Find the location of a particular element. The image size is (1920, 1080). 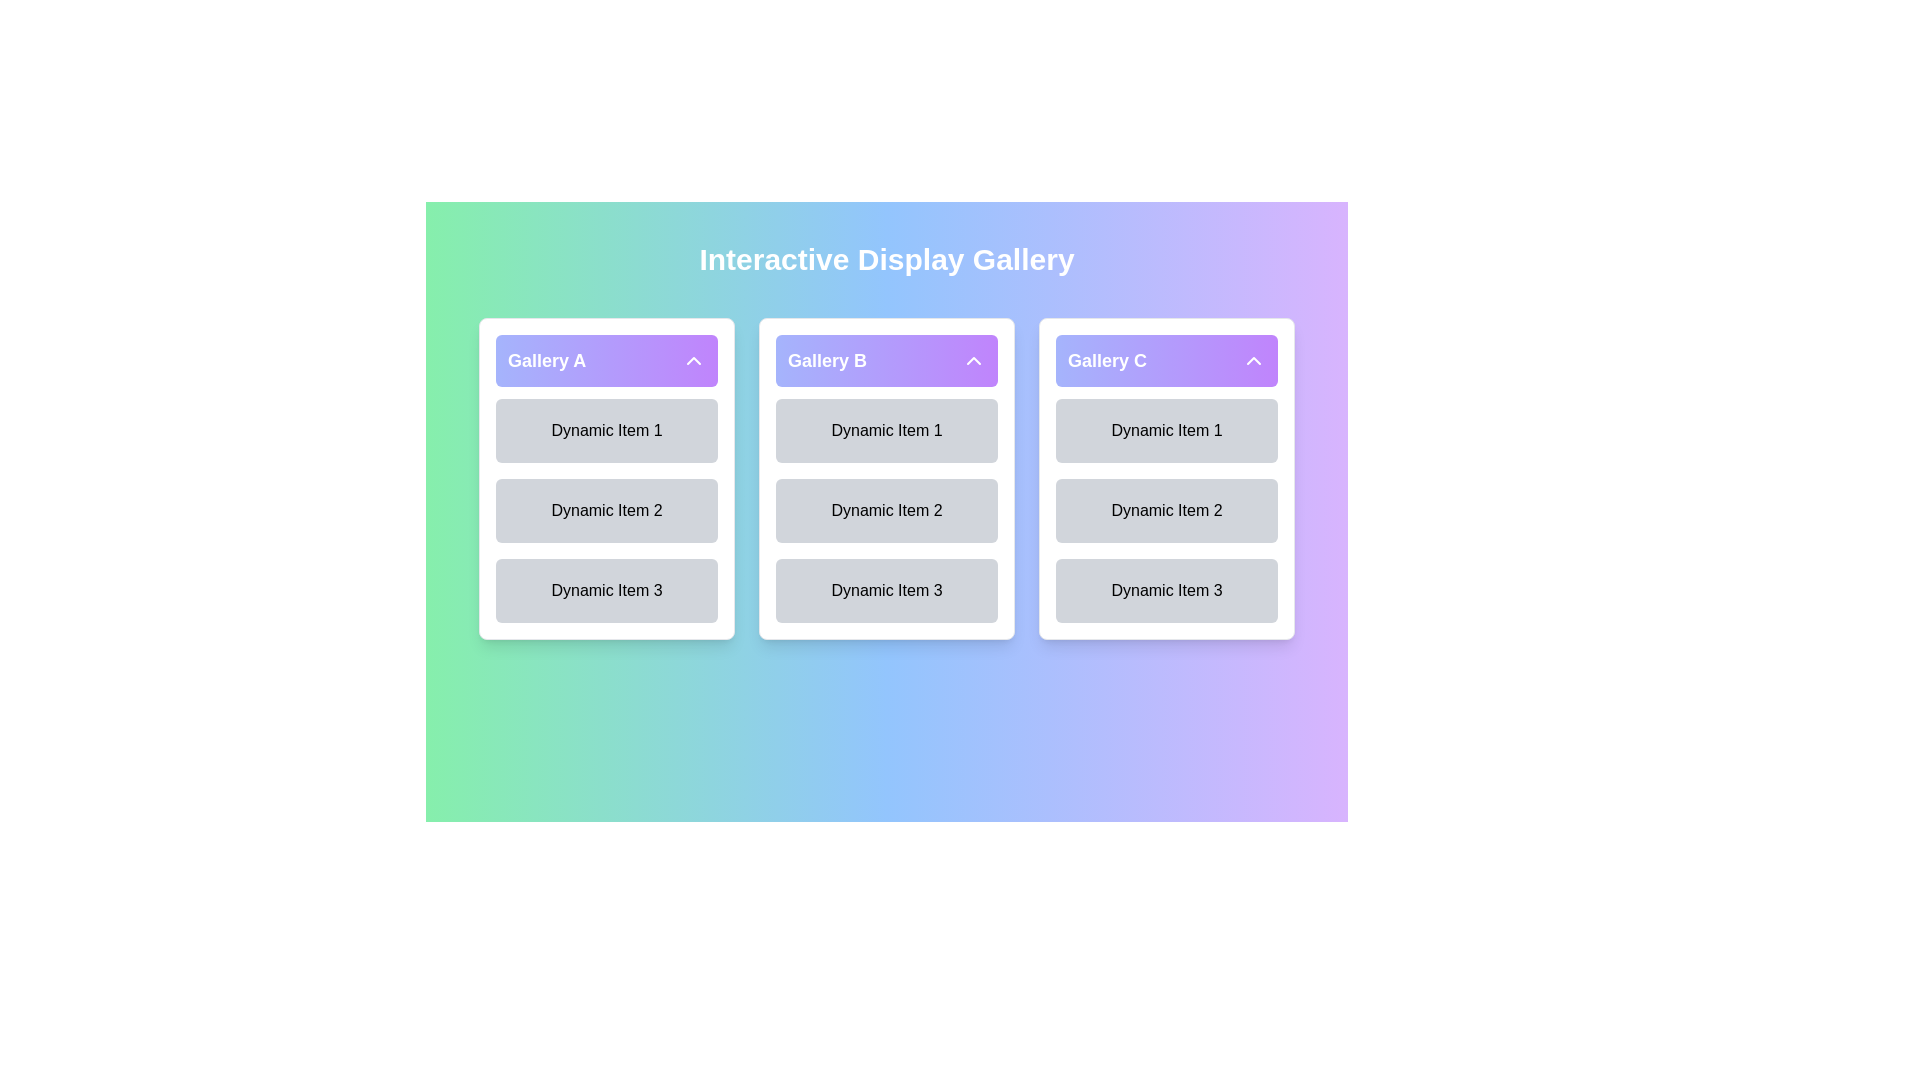

the text label displaying 'Interactive Display Gallery', which is styled with bold and large white text against a gradient background of green, blue, and purple hues is located at coordinates (886, 258).